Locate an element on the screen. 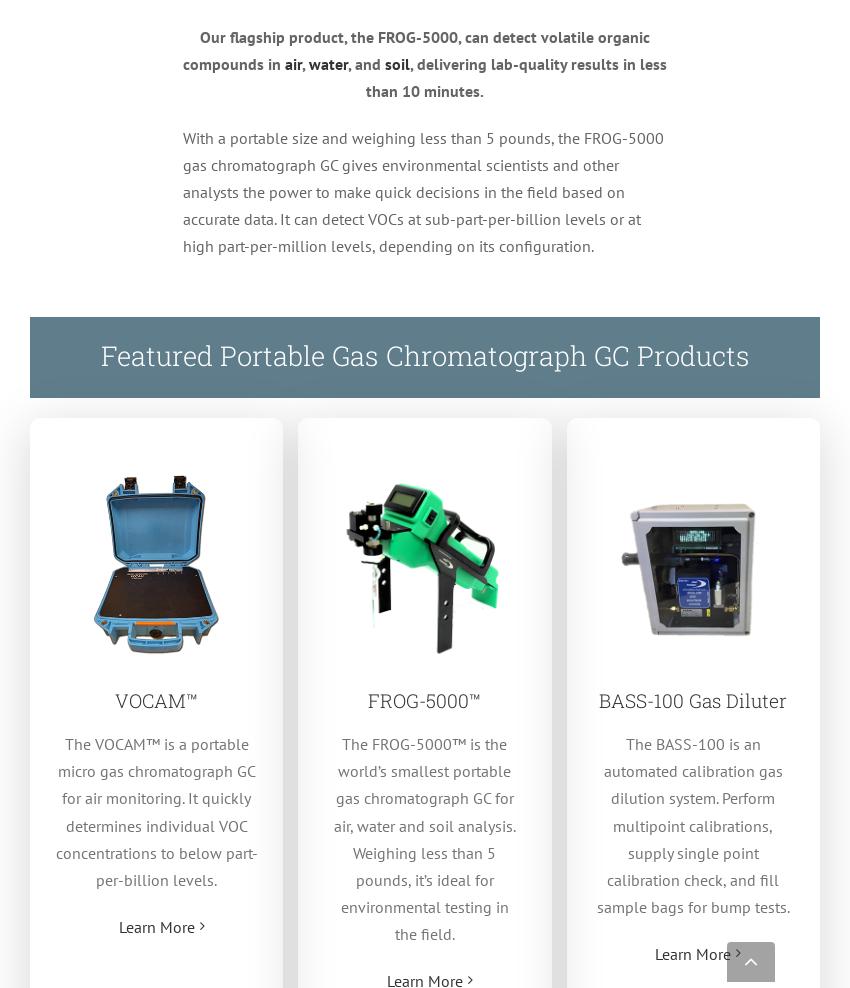  'air' is located at coordinates (291, 63).